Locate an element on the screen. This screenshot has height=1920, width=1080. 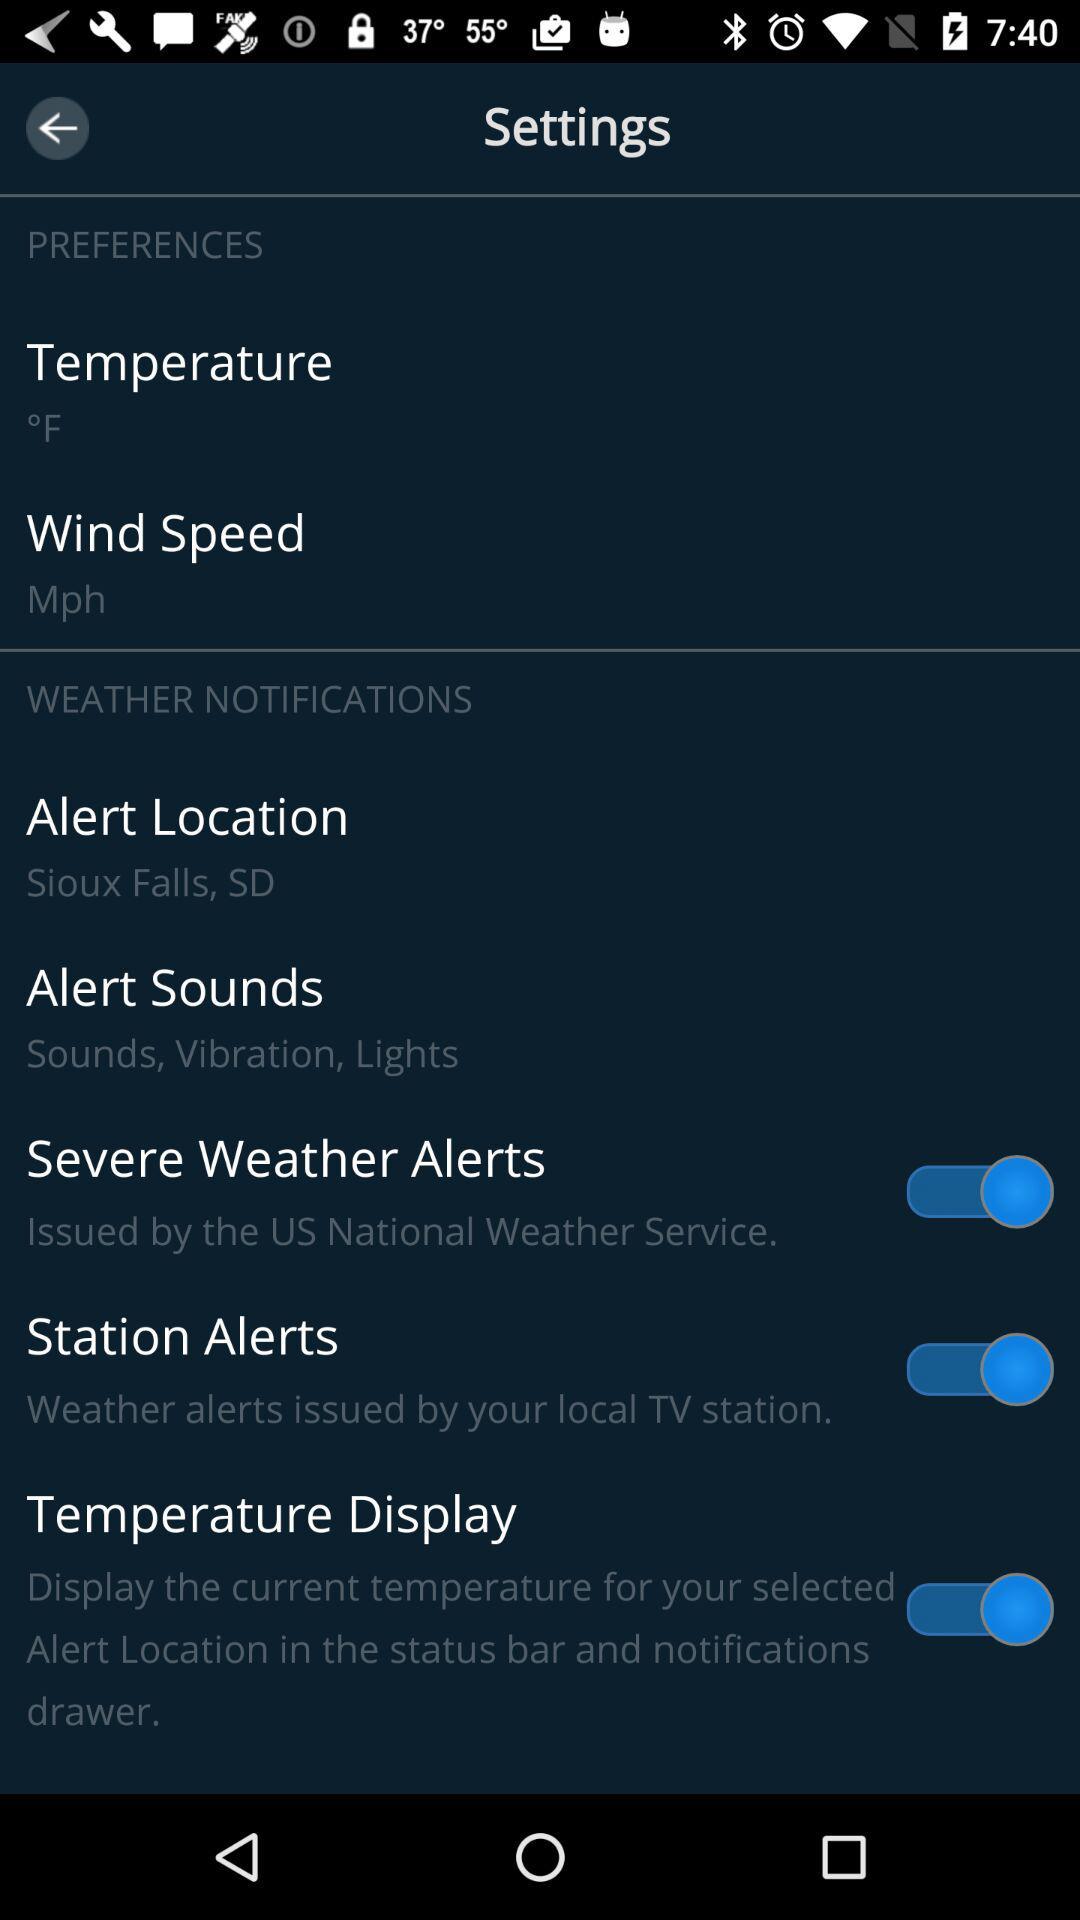
icon next to the settings is located at coordinates (56, 127).